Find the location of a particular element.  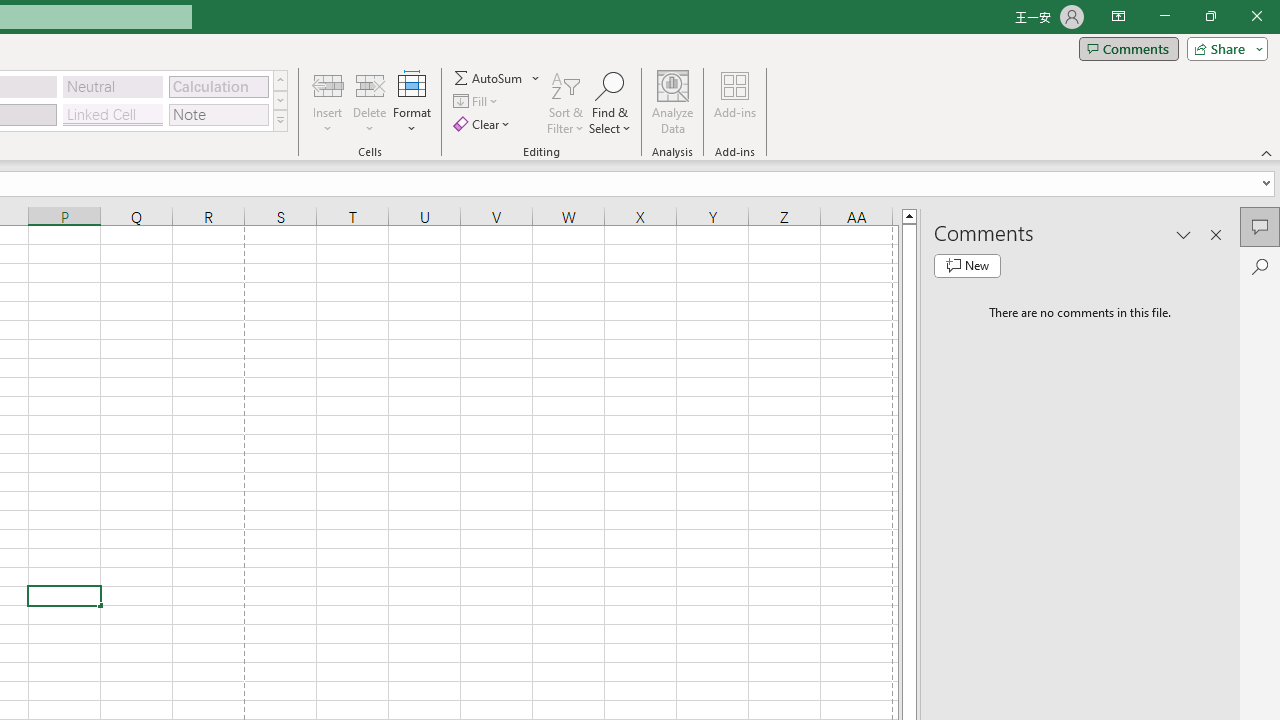

'Insert Cells' is located at coordinates (328, 84).